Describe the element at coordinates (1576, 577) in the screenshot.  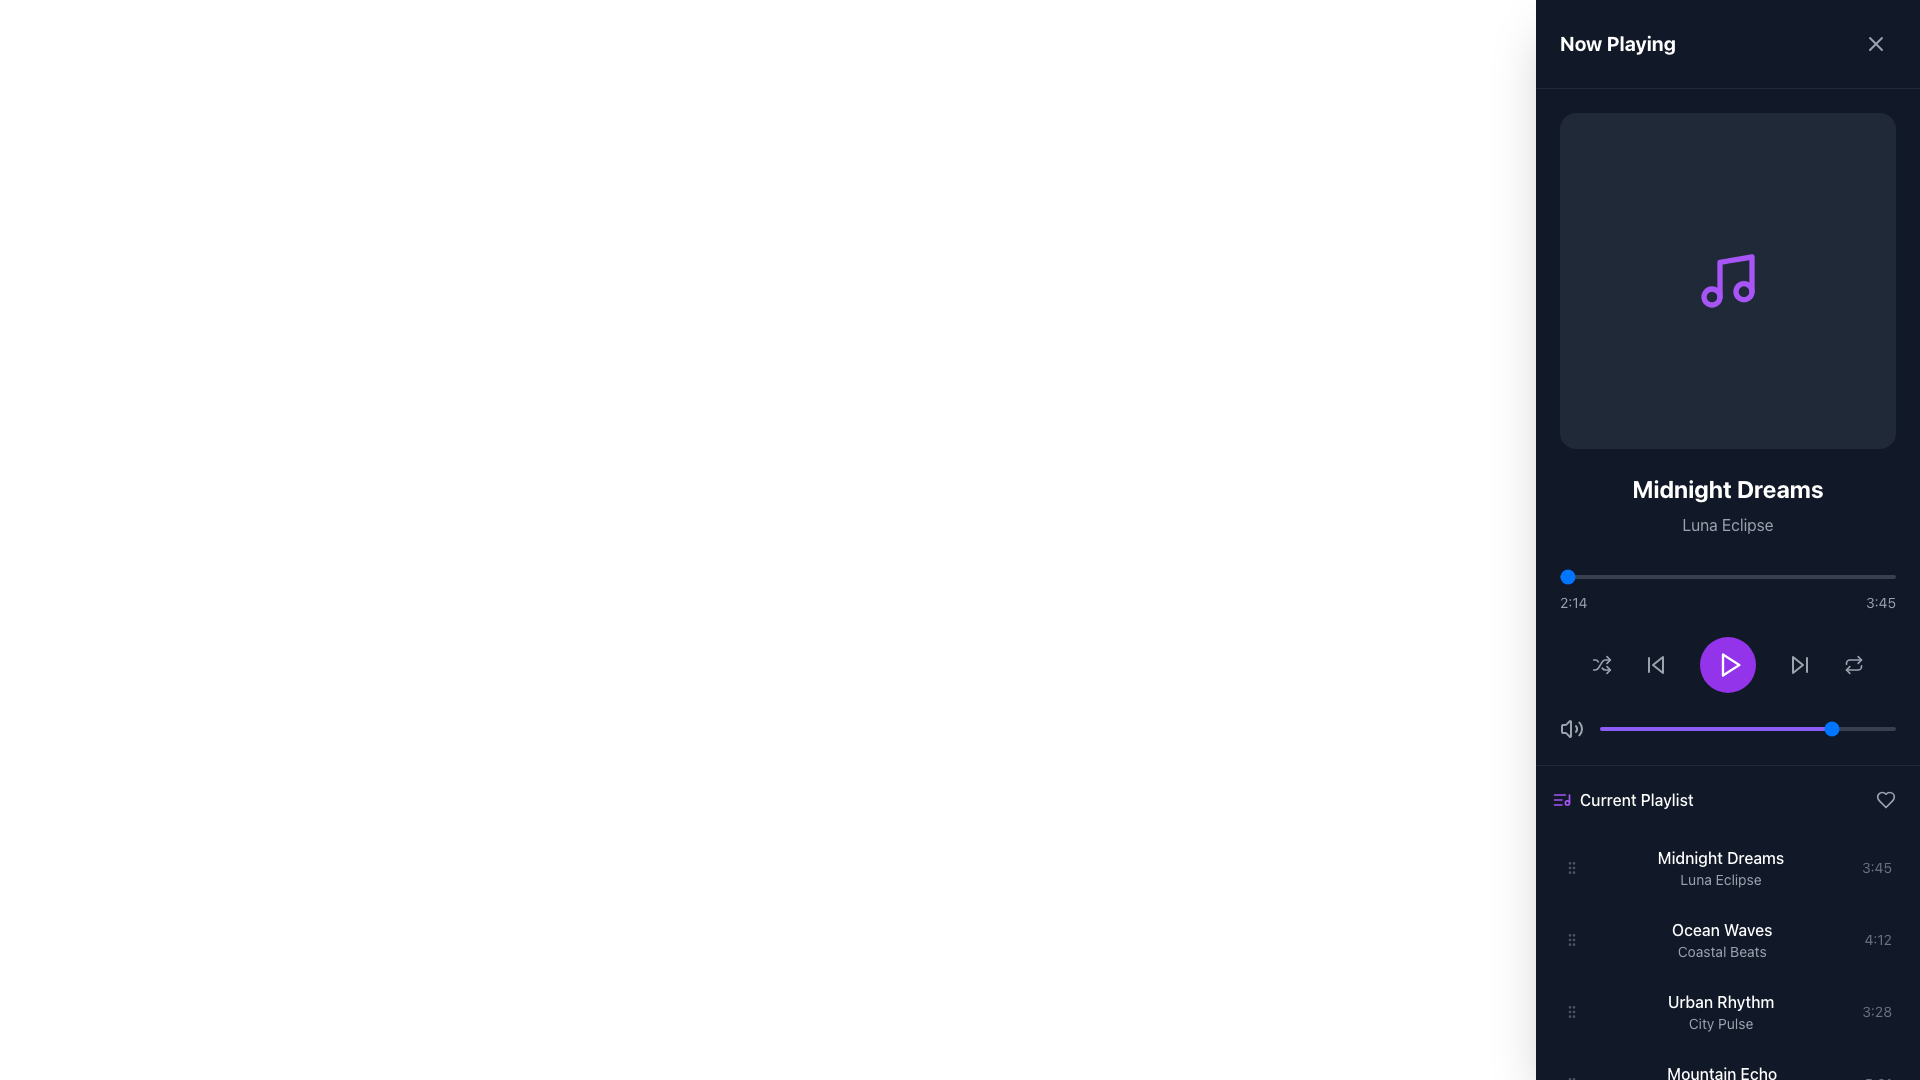
I see `playback position` at that location.